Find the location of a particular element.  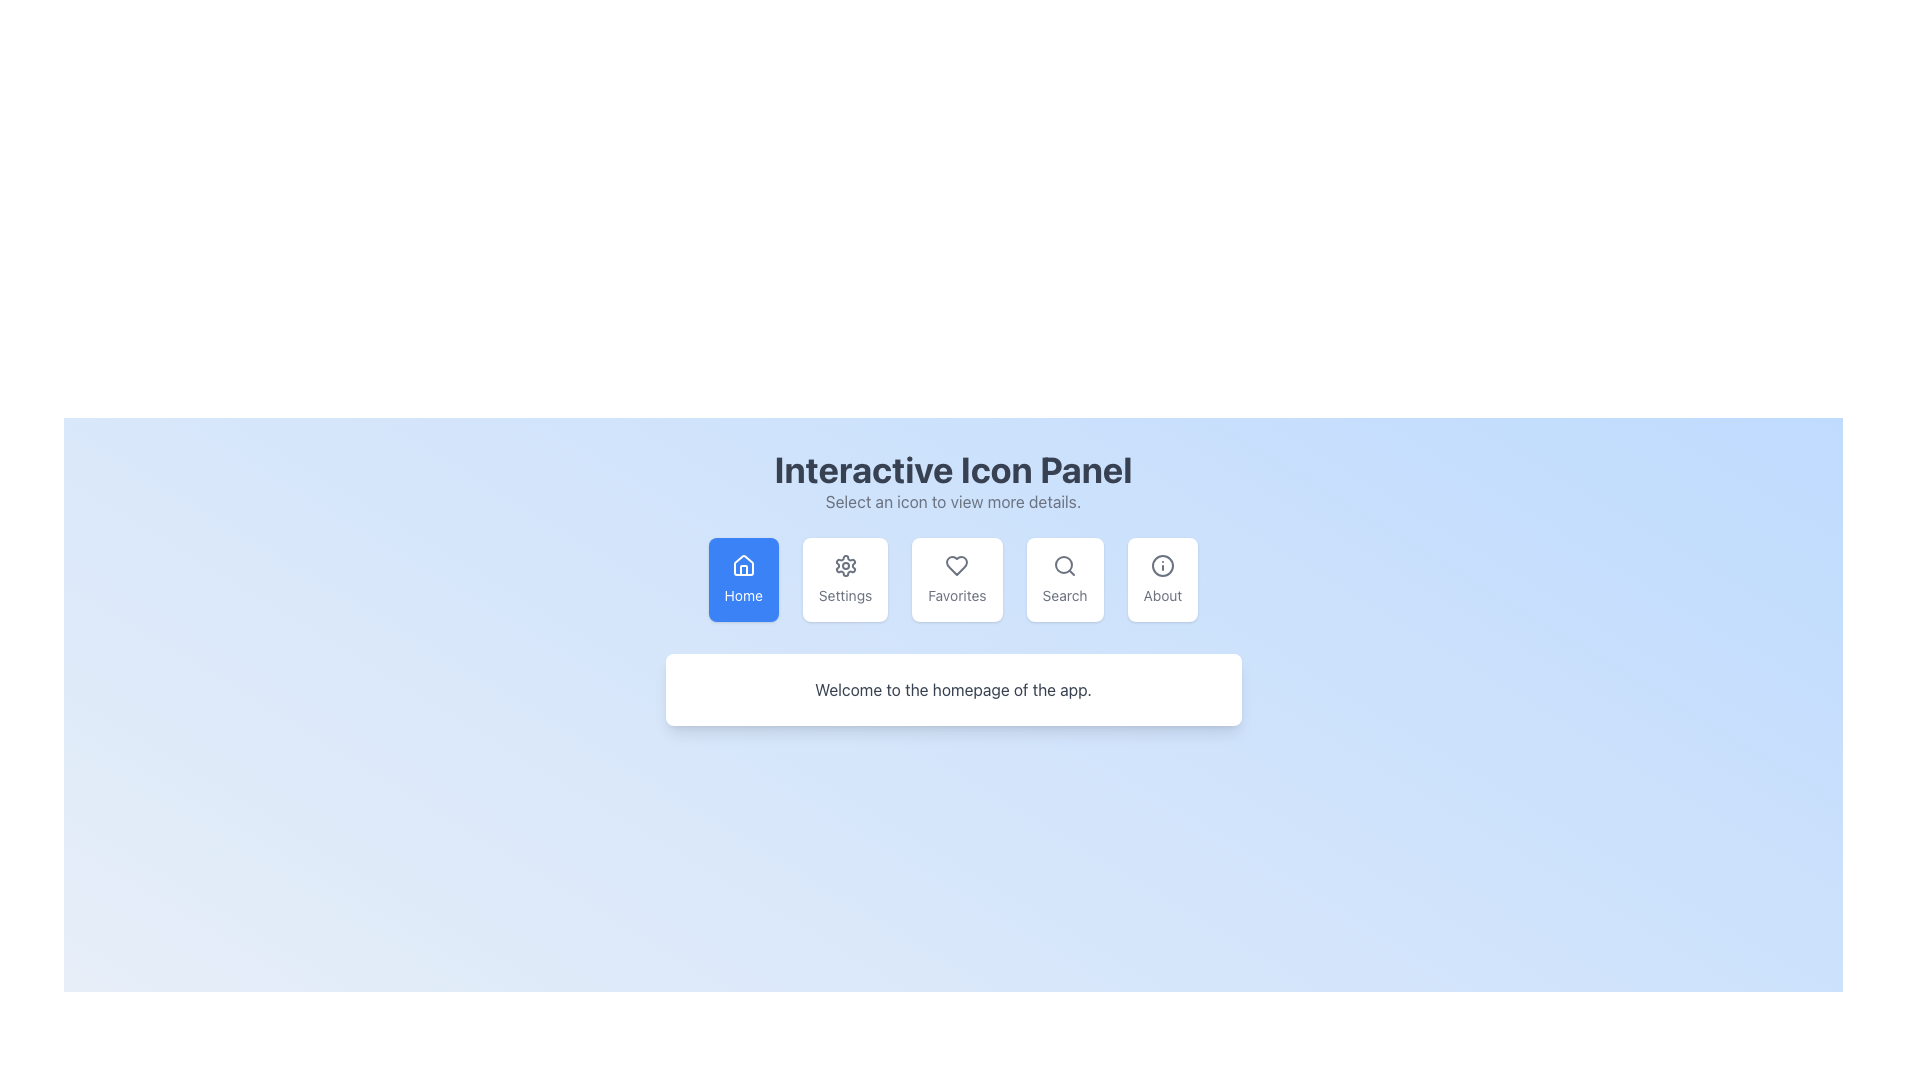

the 'Home' button, which is the first button in a sequence of five with a blue background and rounded corners, to observe the scaling effect is located at coordinates (742, 579).